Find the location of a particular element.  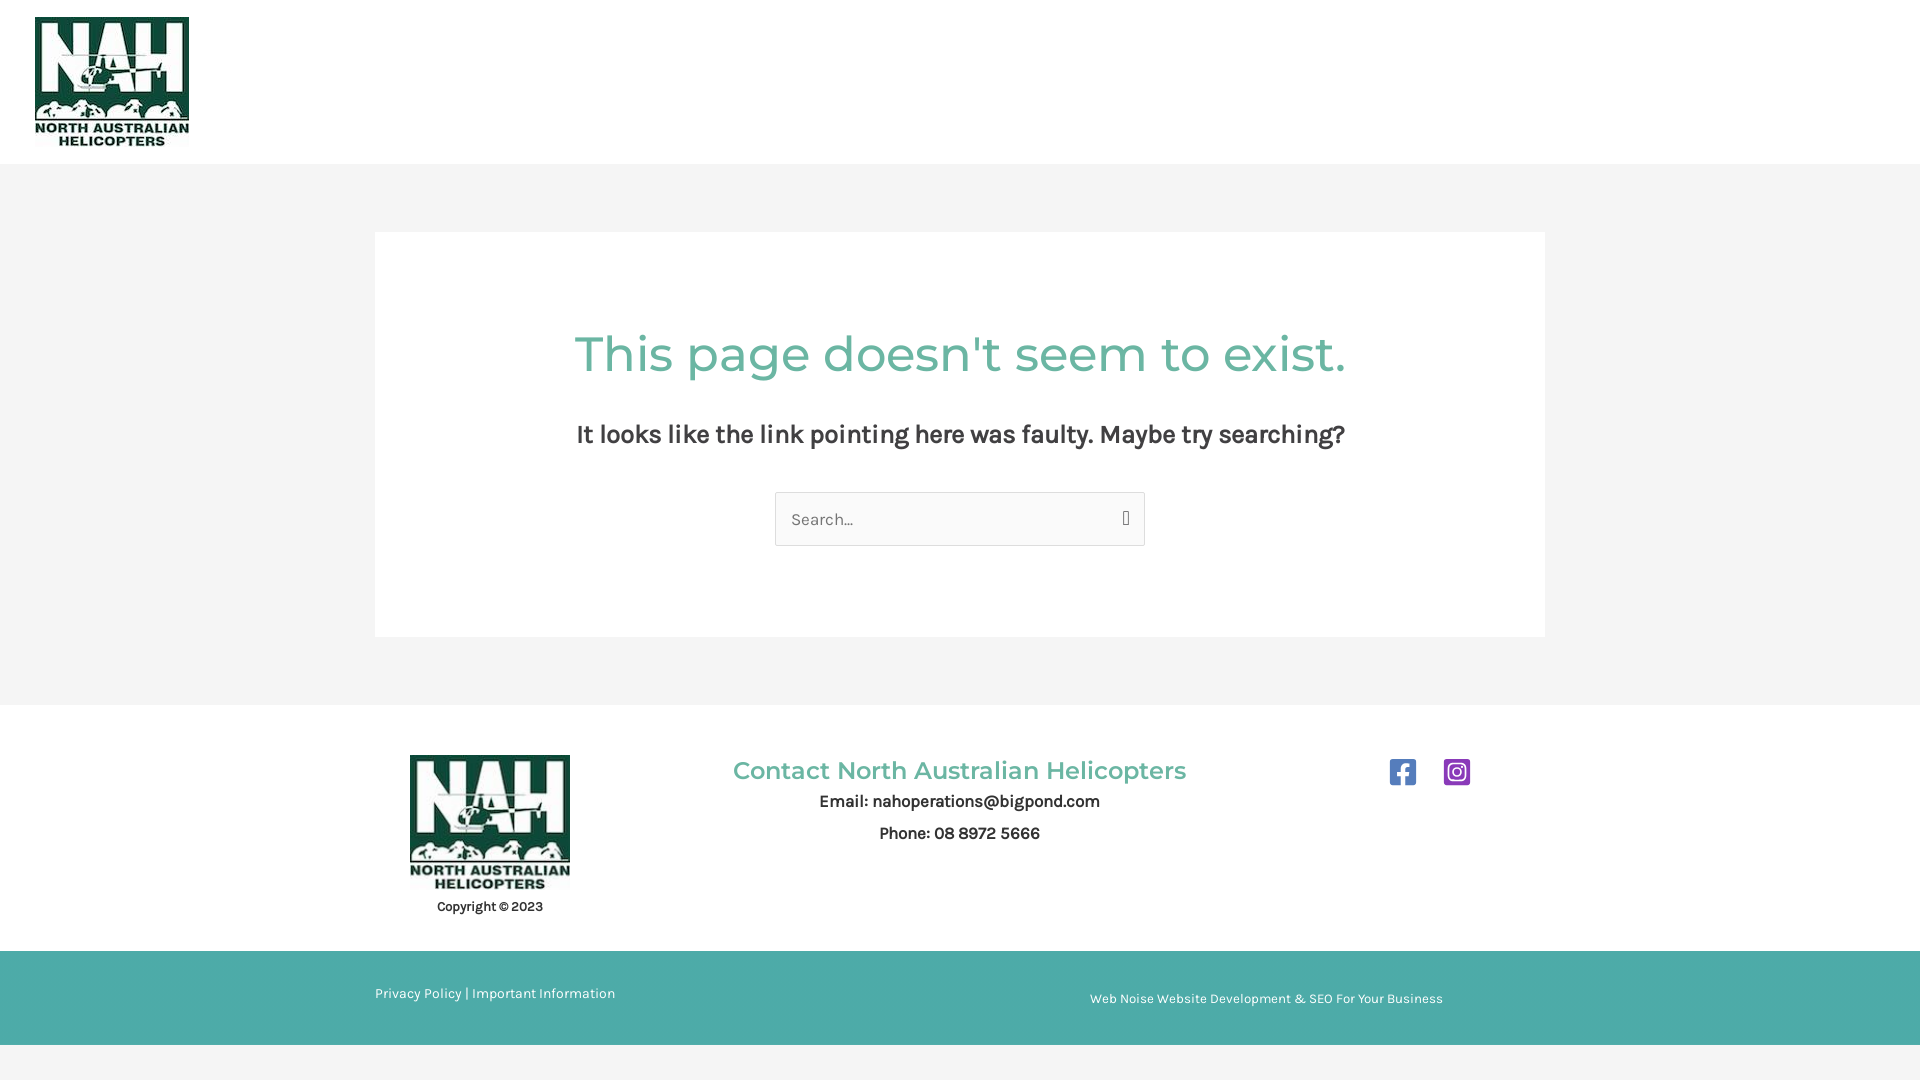

'Phone: 08 8972 5666' is located at coordinates (958, 833).